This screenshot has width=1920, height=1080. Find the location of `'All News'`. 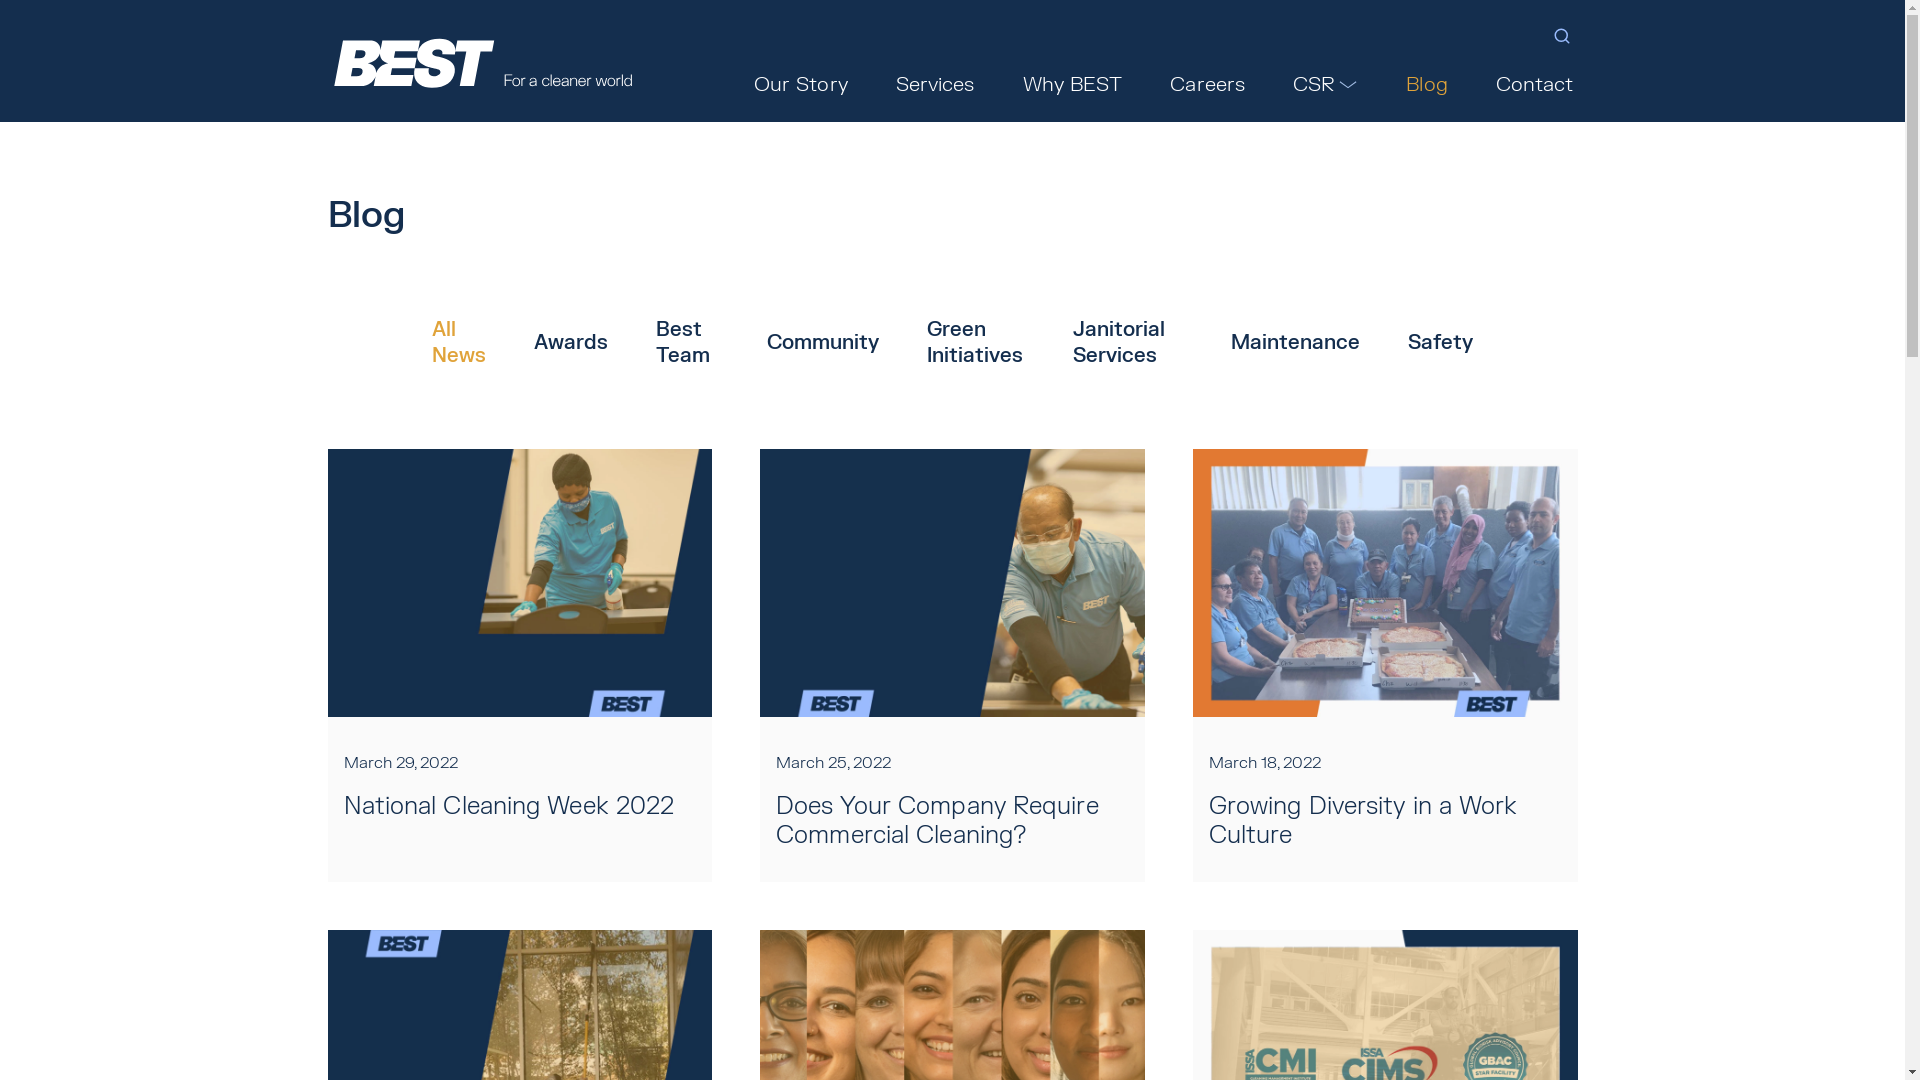

'All News' is located at coordinates (458, 342).